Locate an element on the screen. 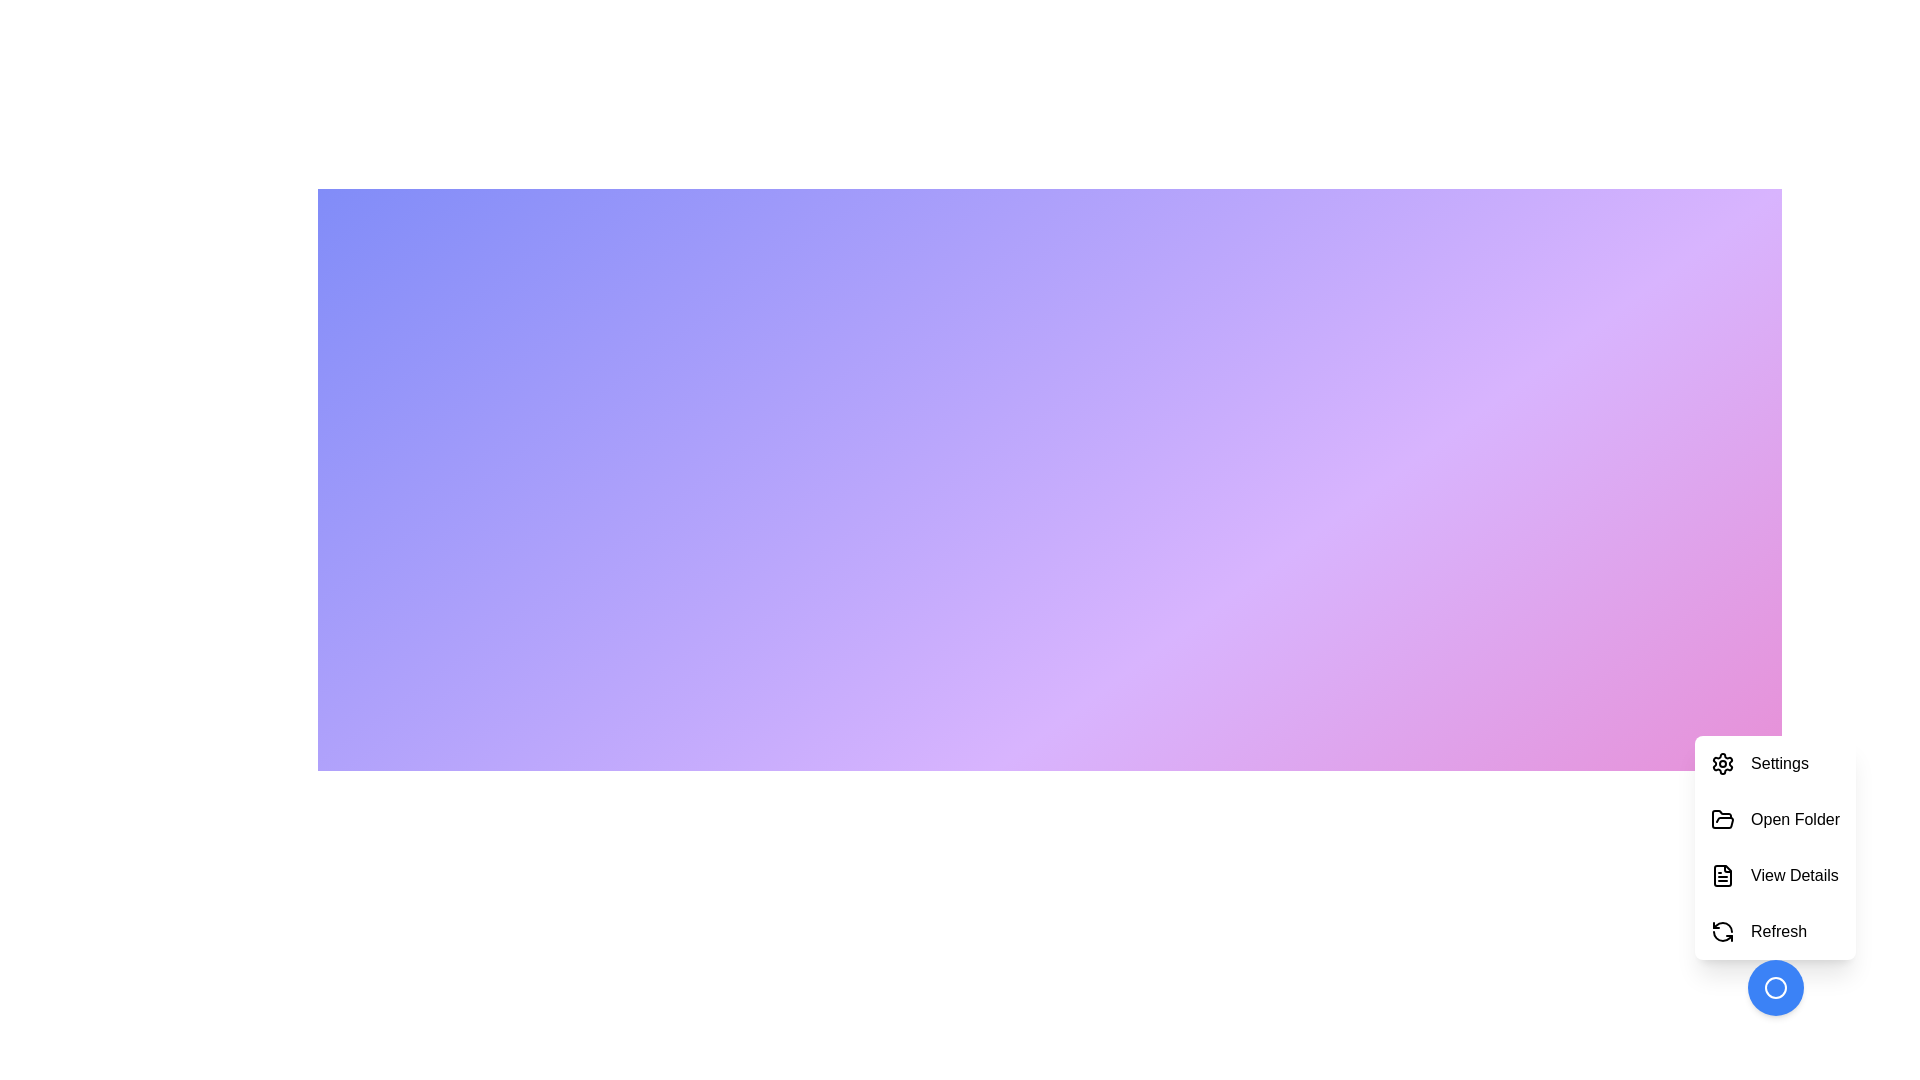 Image resolution: width=1920 pixels, height=1080 pixels. the menu item labeled Open Folder is located at coordinates (1775, 820).